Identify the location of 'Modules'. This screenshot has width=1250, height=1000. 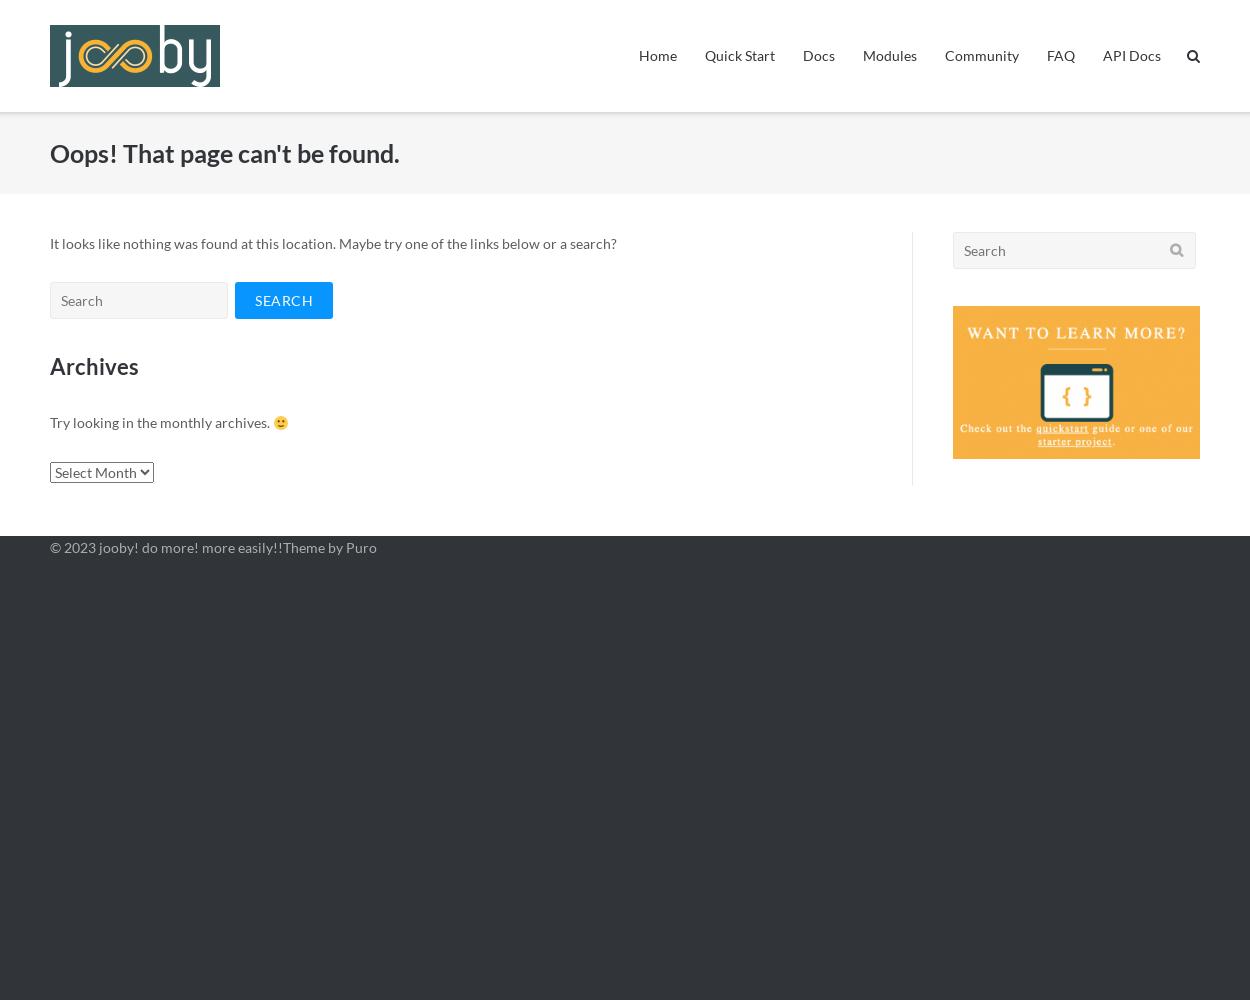
(890, 55).